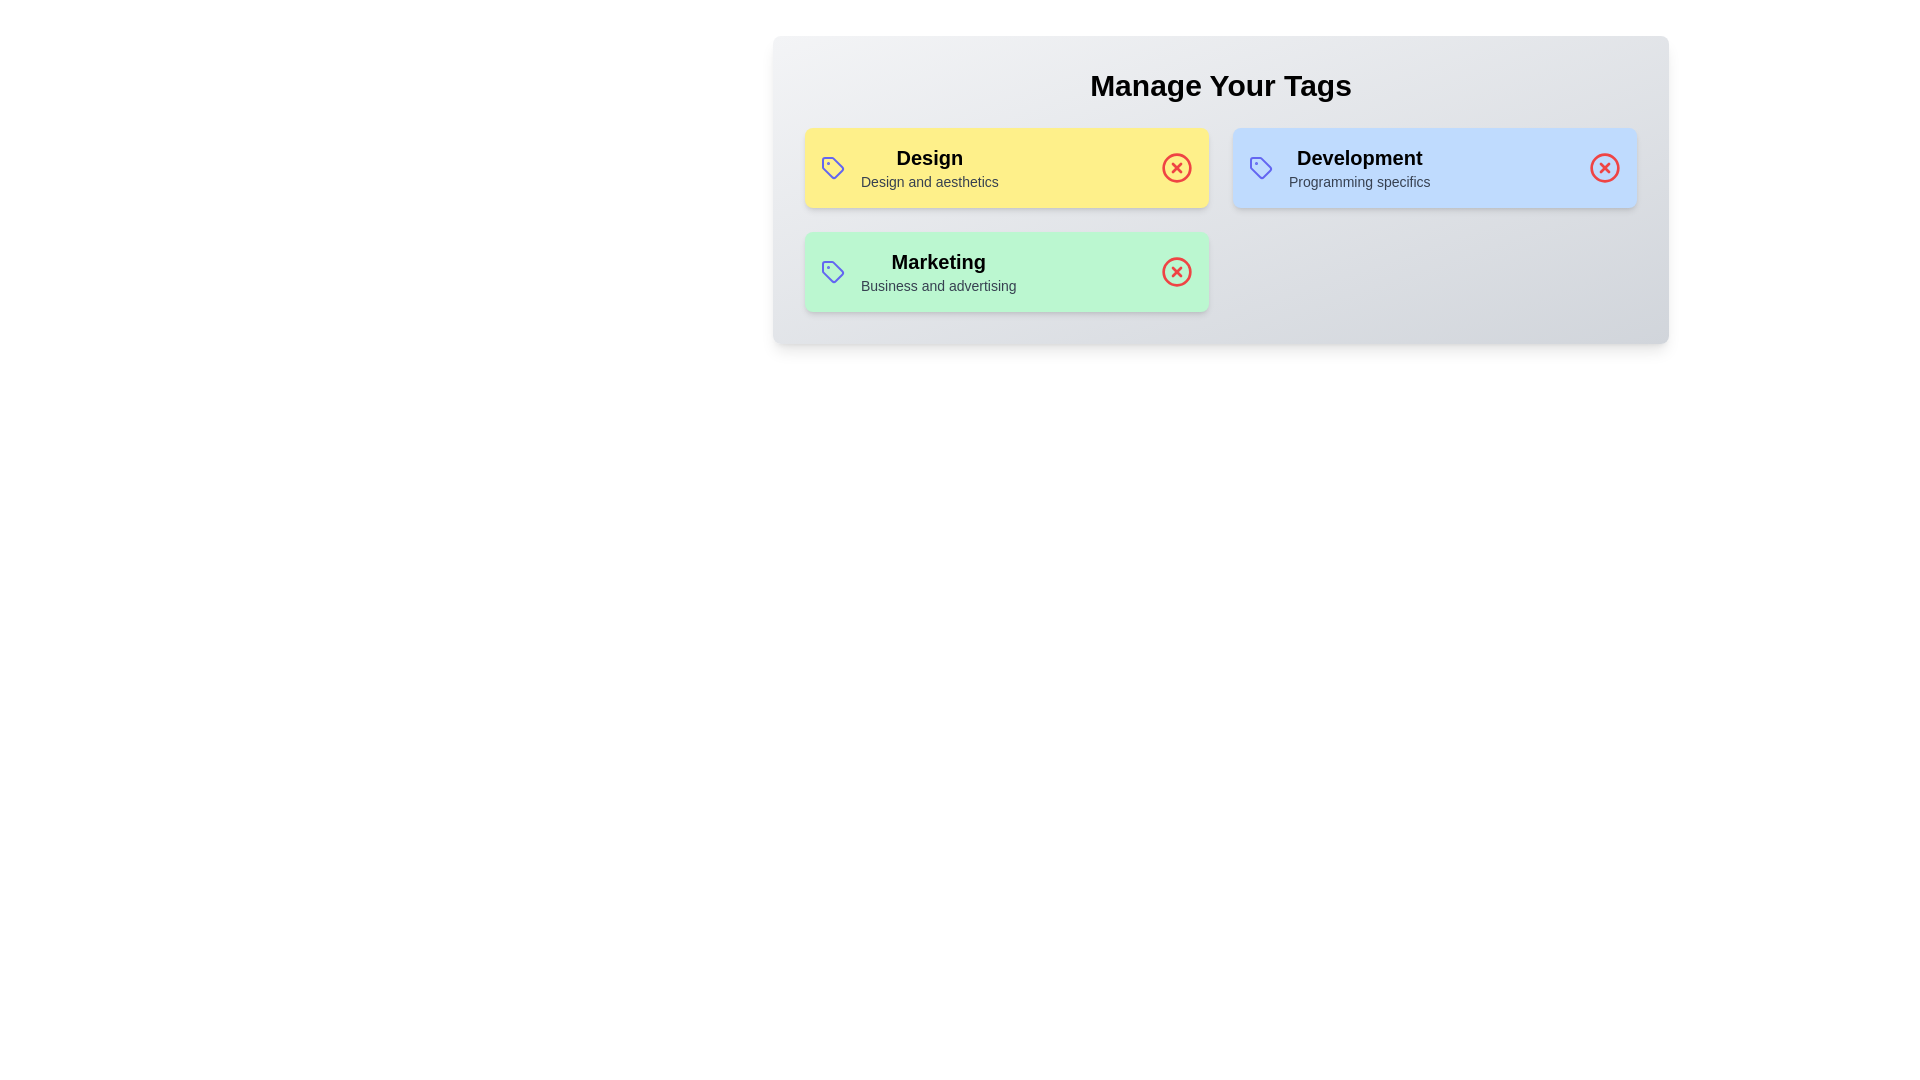 Image resolution: width=1920 pixels, height=1080 pixels. What do you see at coordinates (1359, 157) in the screenshot?
I see `the description of the tag labeled Development` at bounding box center [1359, 157].